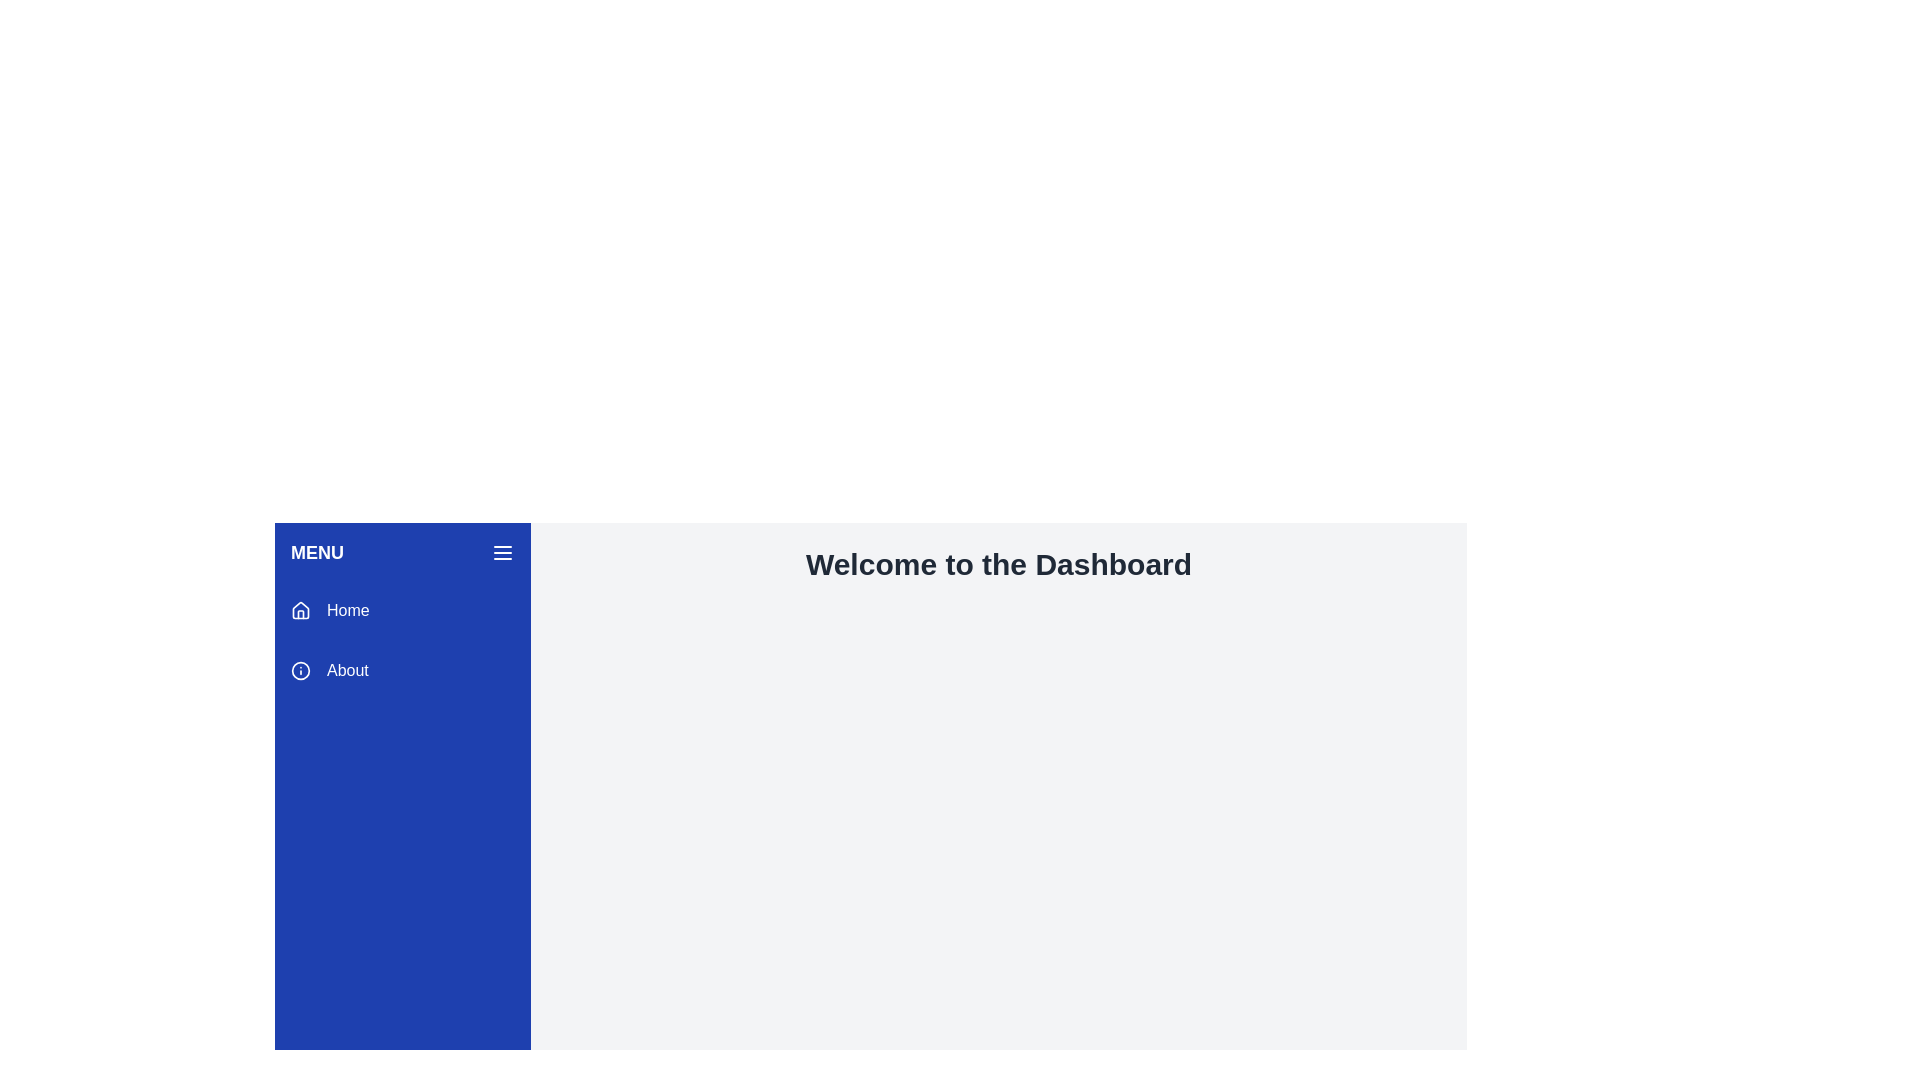 The width and height of the screenshot is (1920, 1080). Describe the element at coordinates (300, 608) in the screenshot. I see `the 'Home' icon in the sidebar menu, which is visually represented as part of a grouped icon set near the top of the menu` at that location.